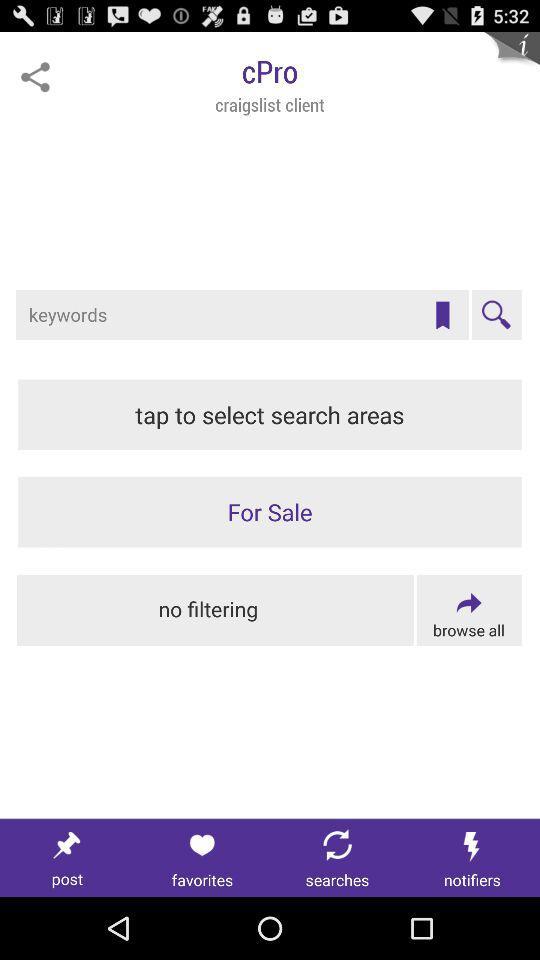 This screenshot has height=960, width=540. Describe the element at coordinates (472, 857) in the screenshot. I see `show all the notifiers` at that location.